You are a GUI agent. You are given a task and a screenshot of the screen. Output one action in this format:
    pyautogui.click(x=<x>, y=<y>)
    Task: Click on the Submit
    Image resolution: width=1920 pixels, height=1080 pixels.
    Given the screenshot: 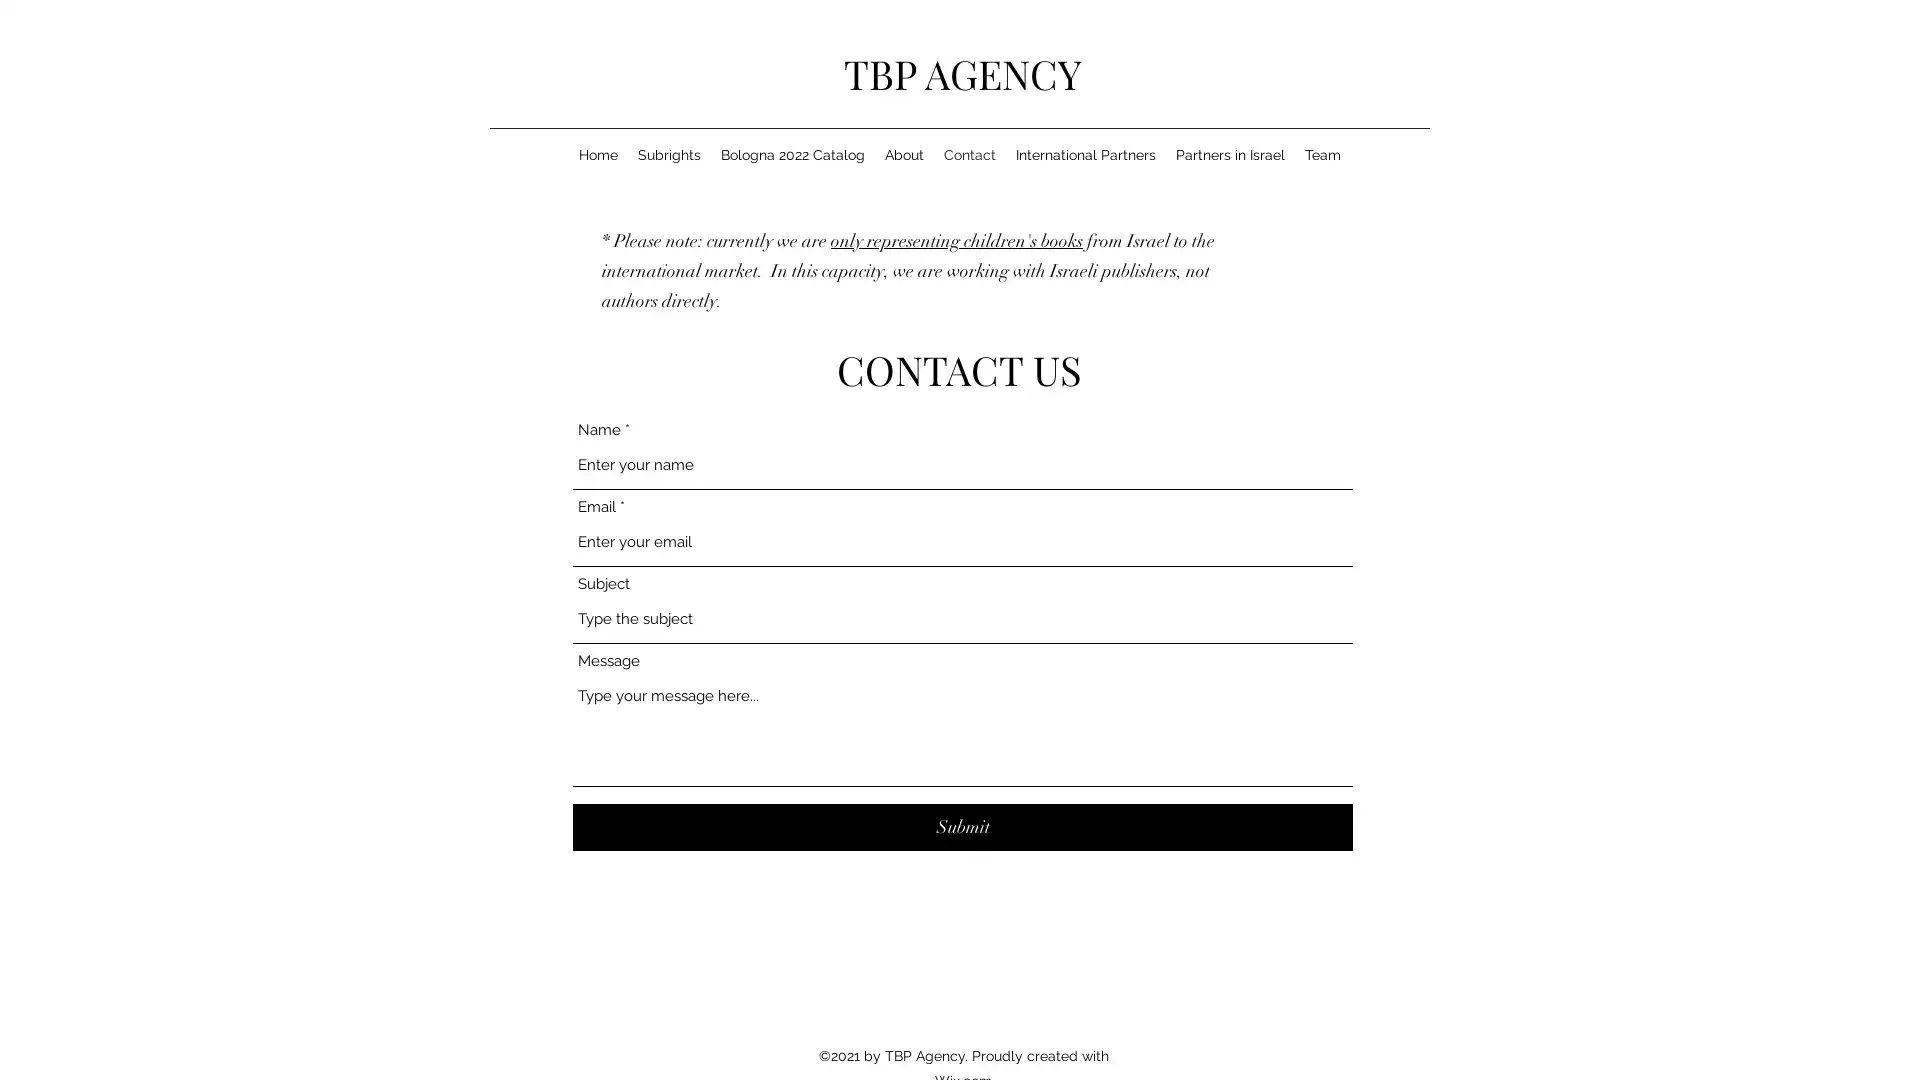 What is the action you would take?
    pyautogui.click(x=963, y=827)
    